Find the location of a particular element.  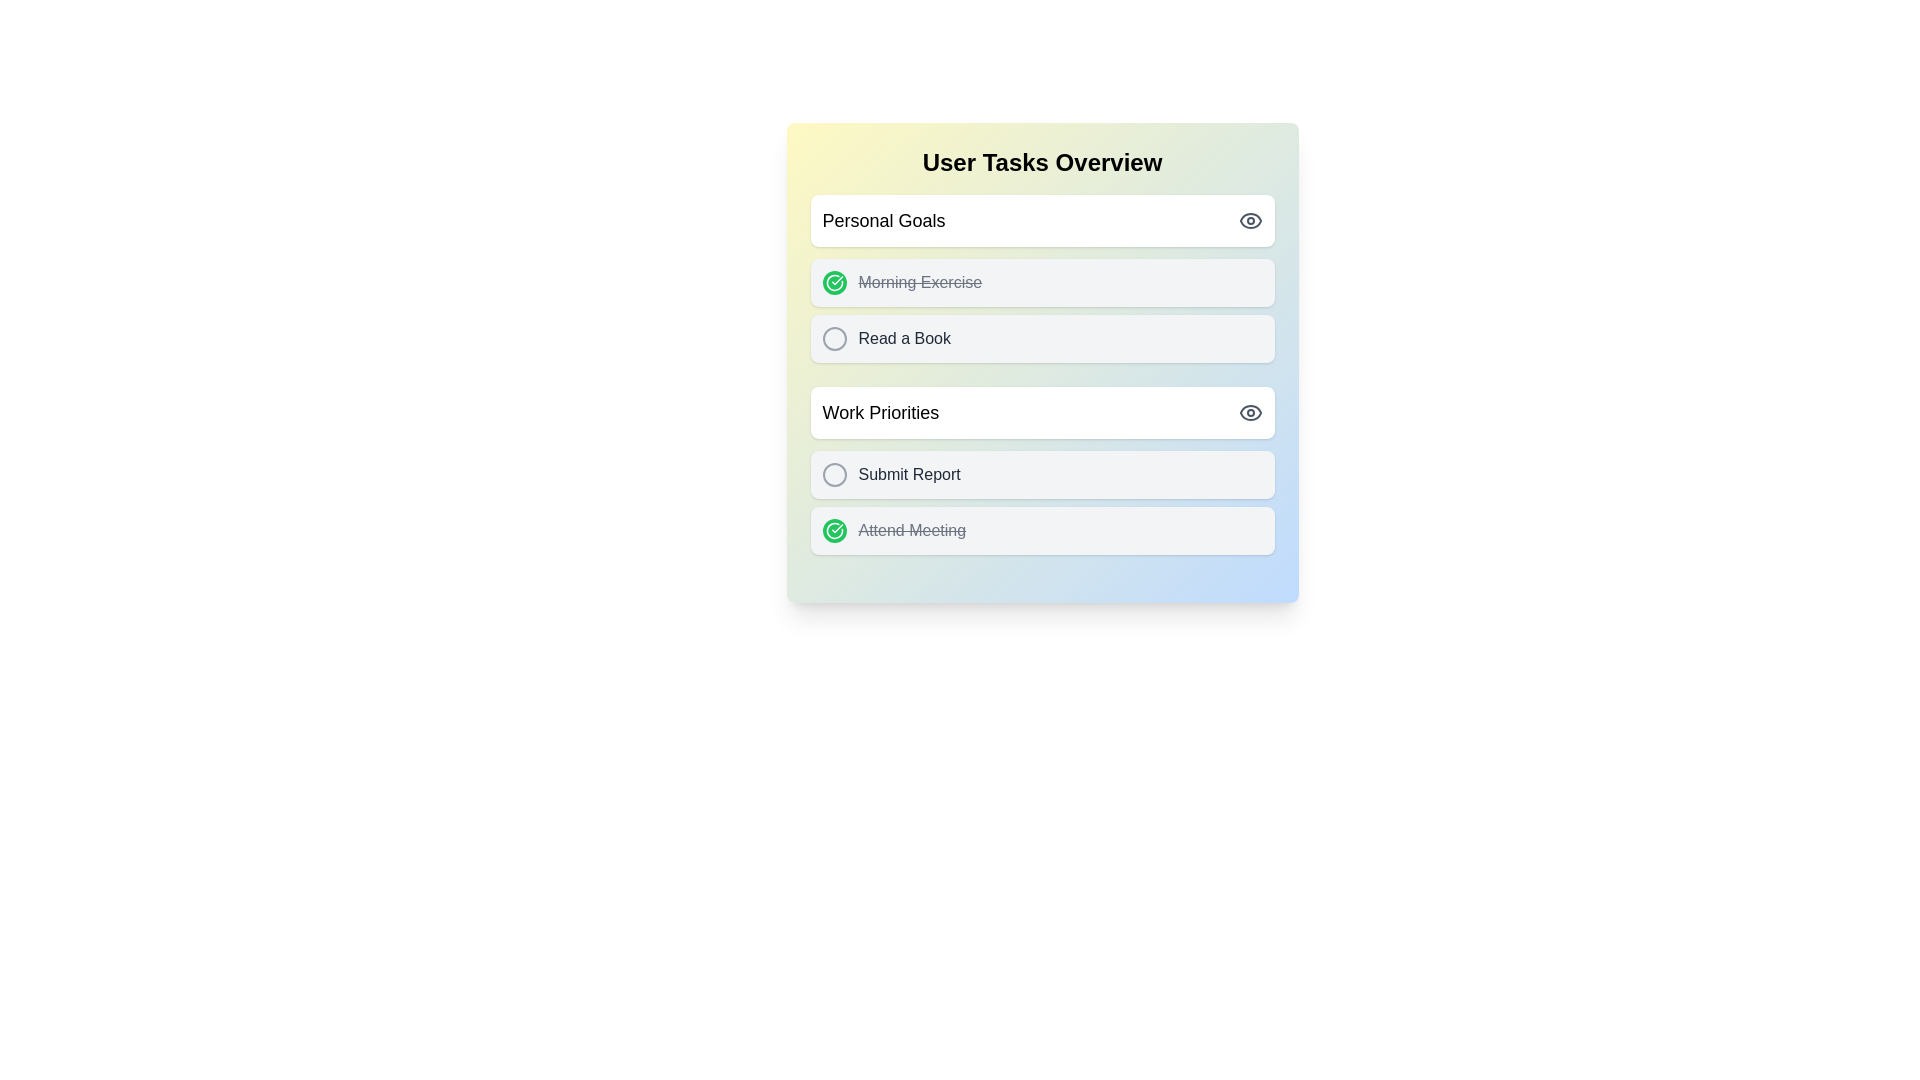

the Text Label representing a completed task in the 'Work Priorities' section, which is styled with strikethrough text and is located to the right of a green check icon is located at coordinates (911, 530).